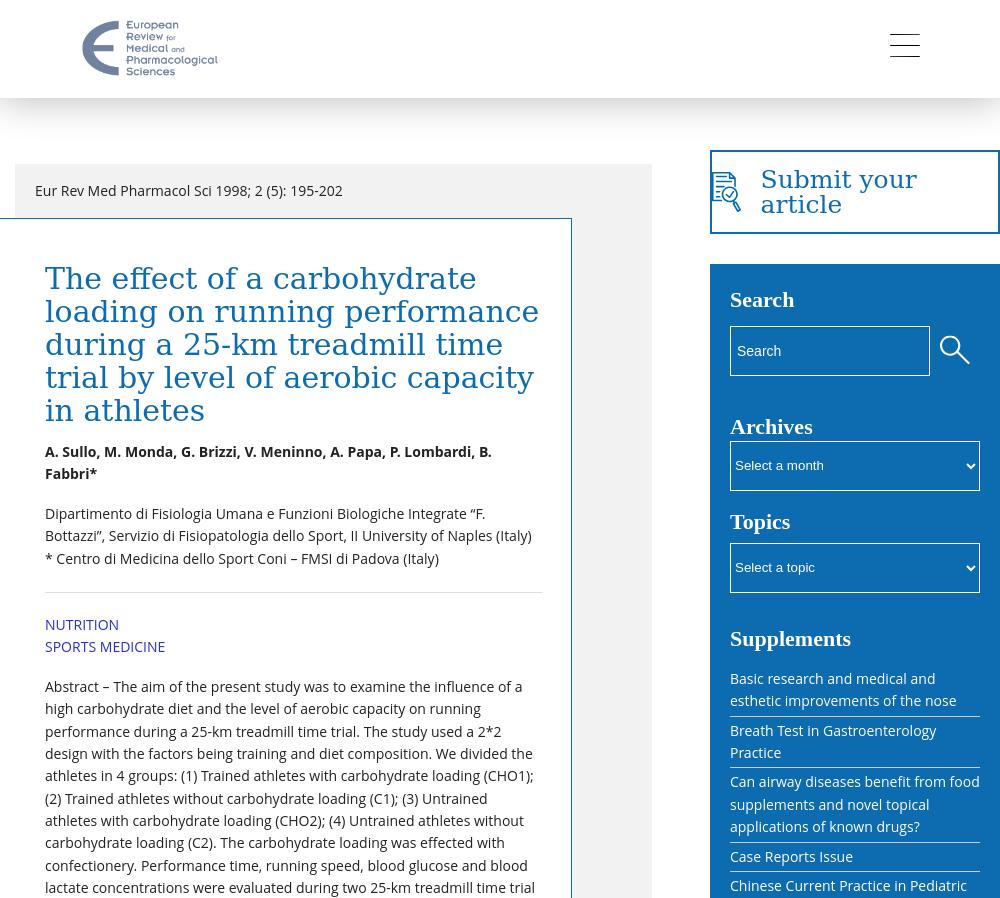  What do you see at coordinates (832, 740) in the screenshot?
I see `'Breath Test in Gastroenterology Practice'` at bounding box center [832, 740].